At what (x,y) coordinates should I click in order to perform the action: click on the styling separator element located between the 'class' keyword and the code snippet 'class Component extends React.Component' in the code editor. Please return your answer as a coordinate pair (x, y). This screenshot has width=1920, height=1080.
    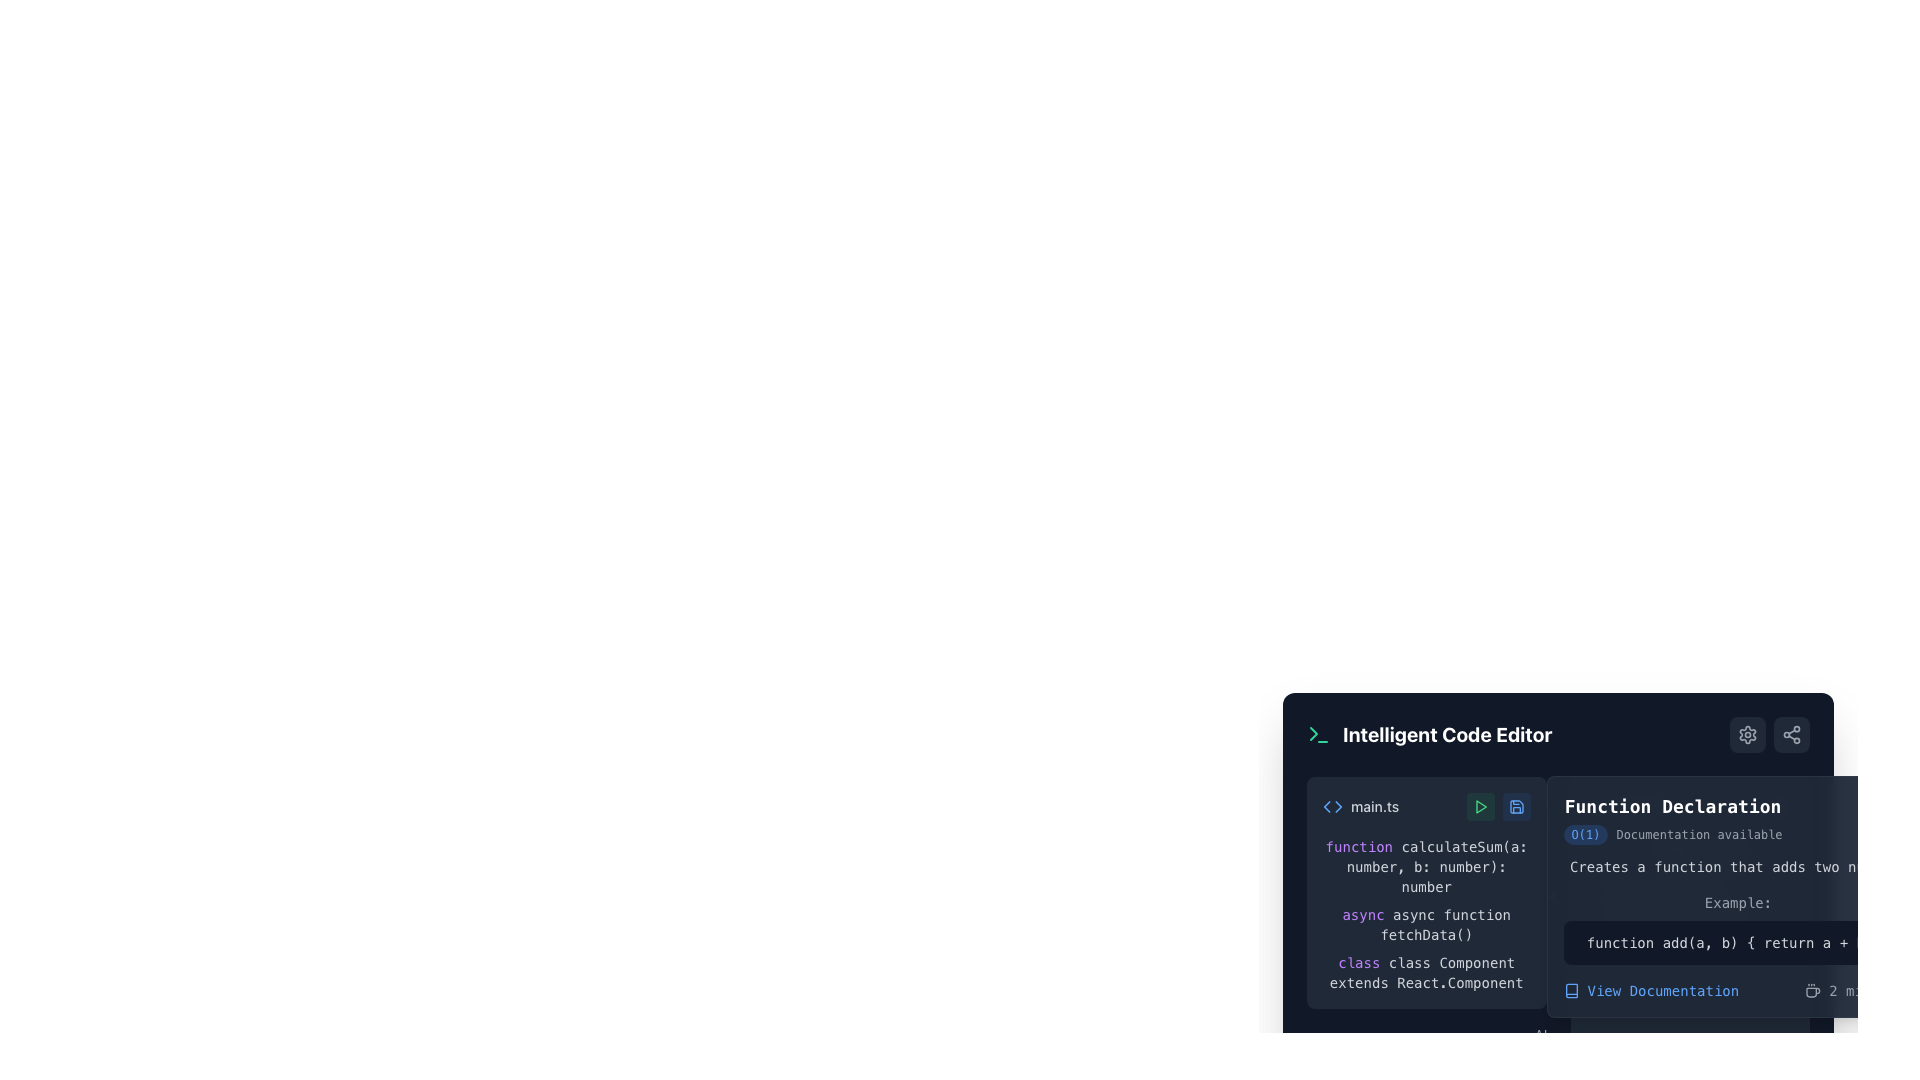
    Looking at the image, I should click on (1383, 962).